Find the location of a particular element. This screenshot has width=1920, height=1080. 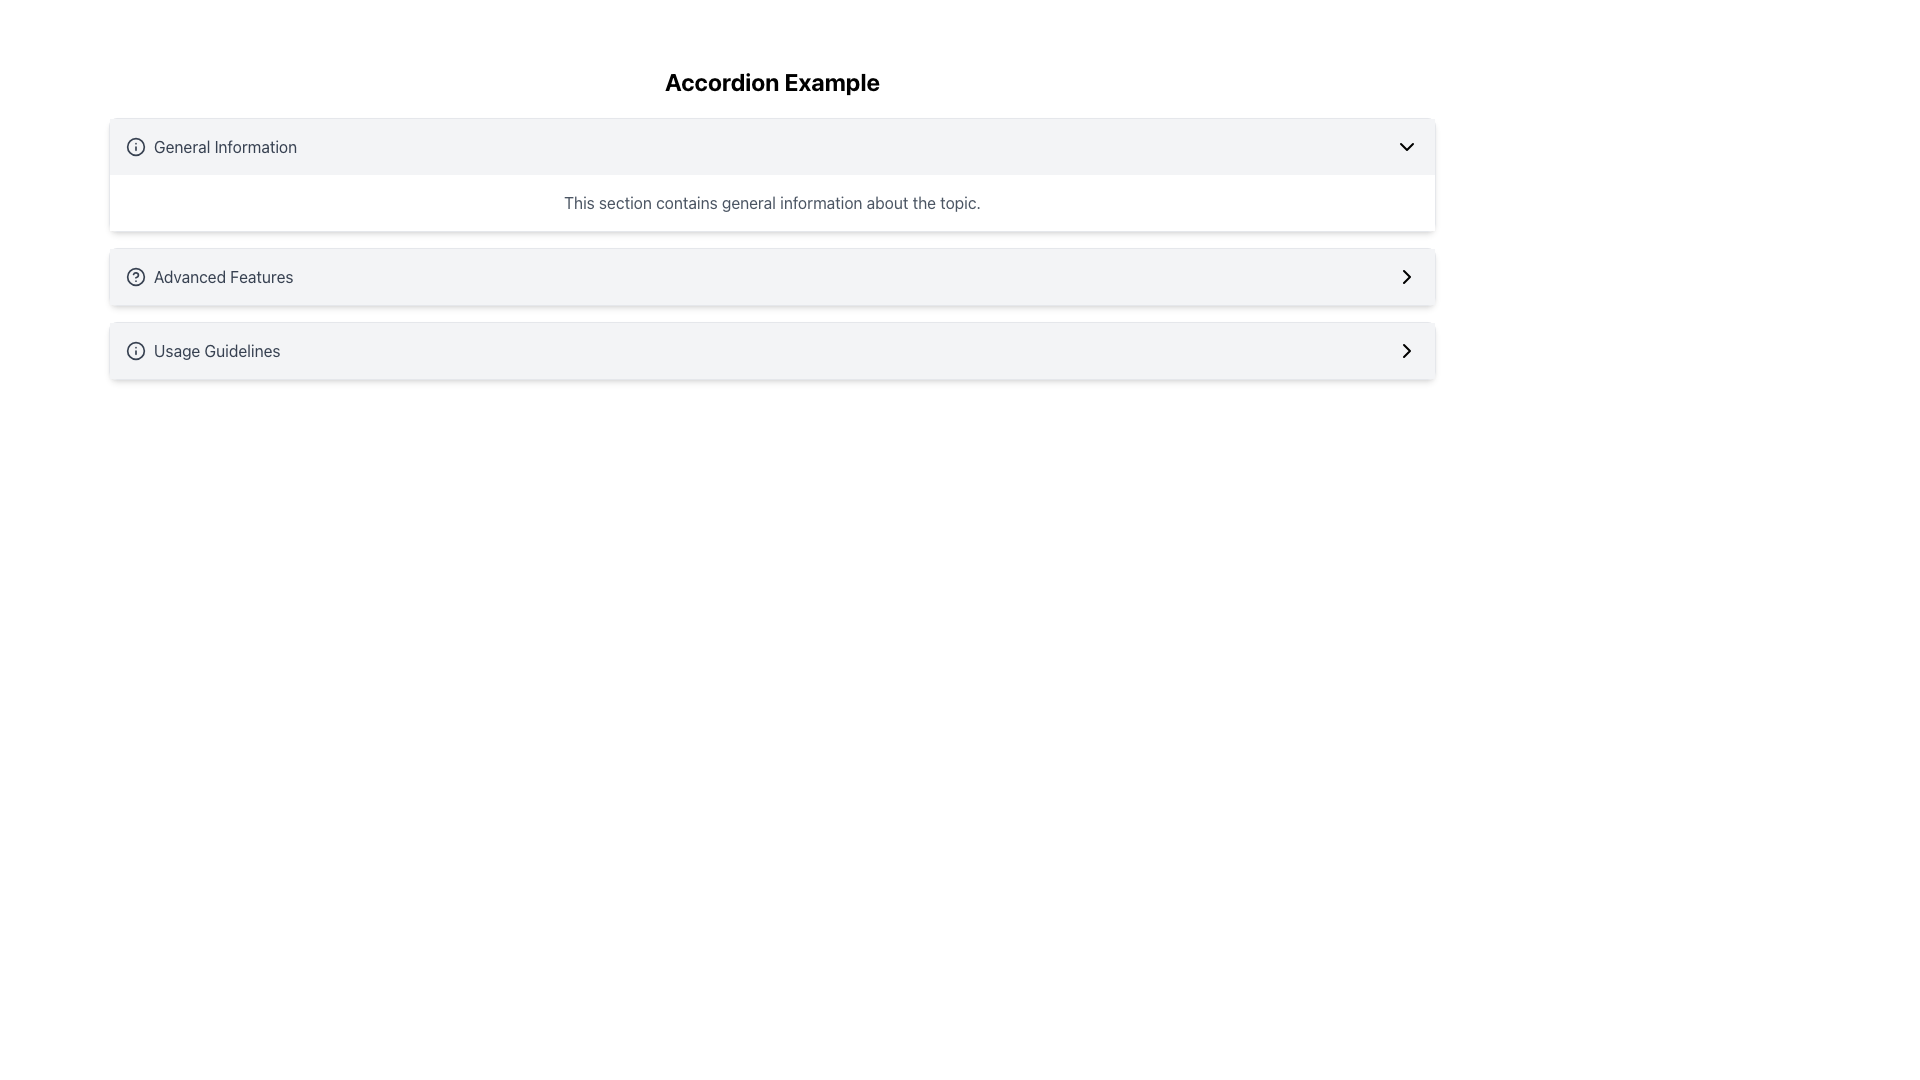

the 'General Information' text label with an information icon is located at coordinates (211, 145).